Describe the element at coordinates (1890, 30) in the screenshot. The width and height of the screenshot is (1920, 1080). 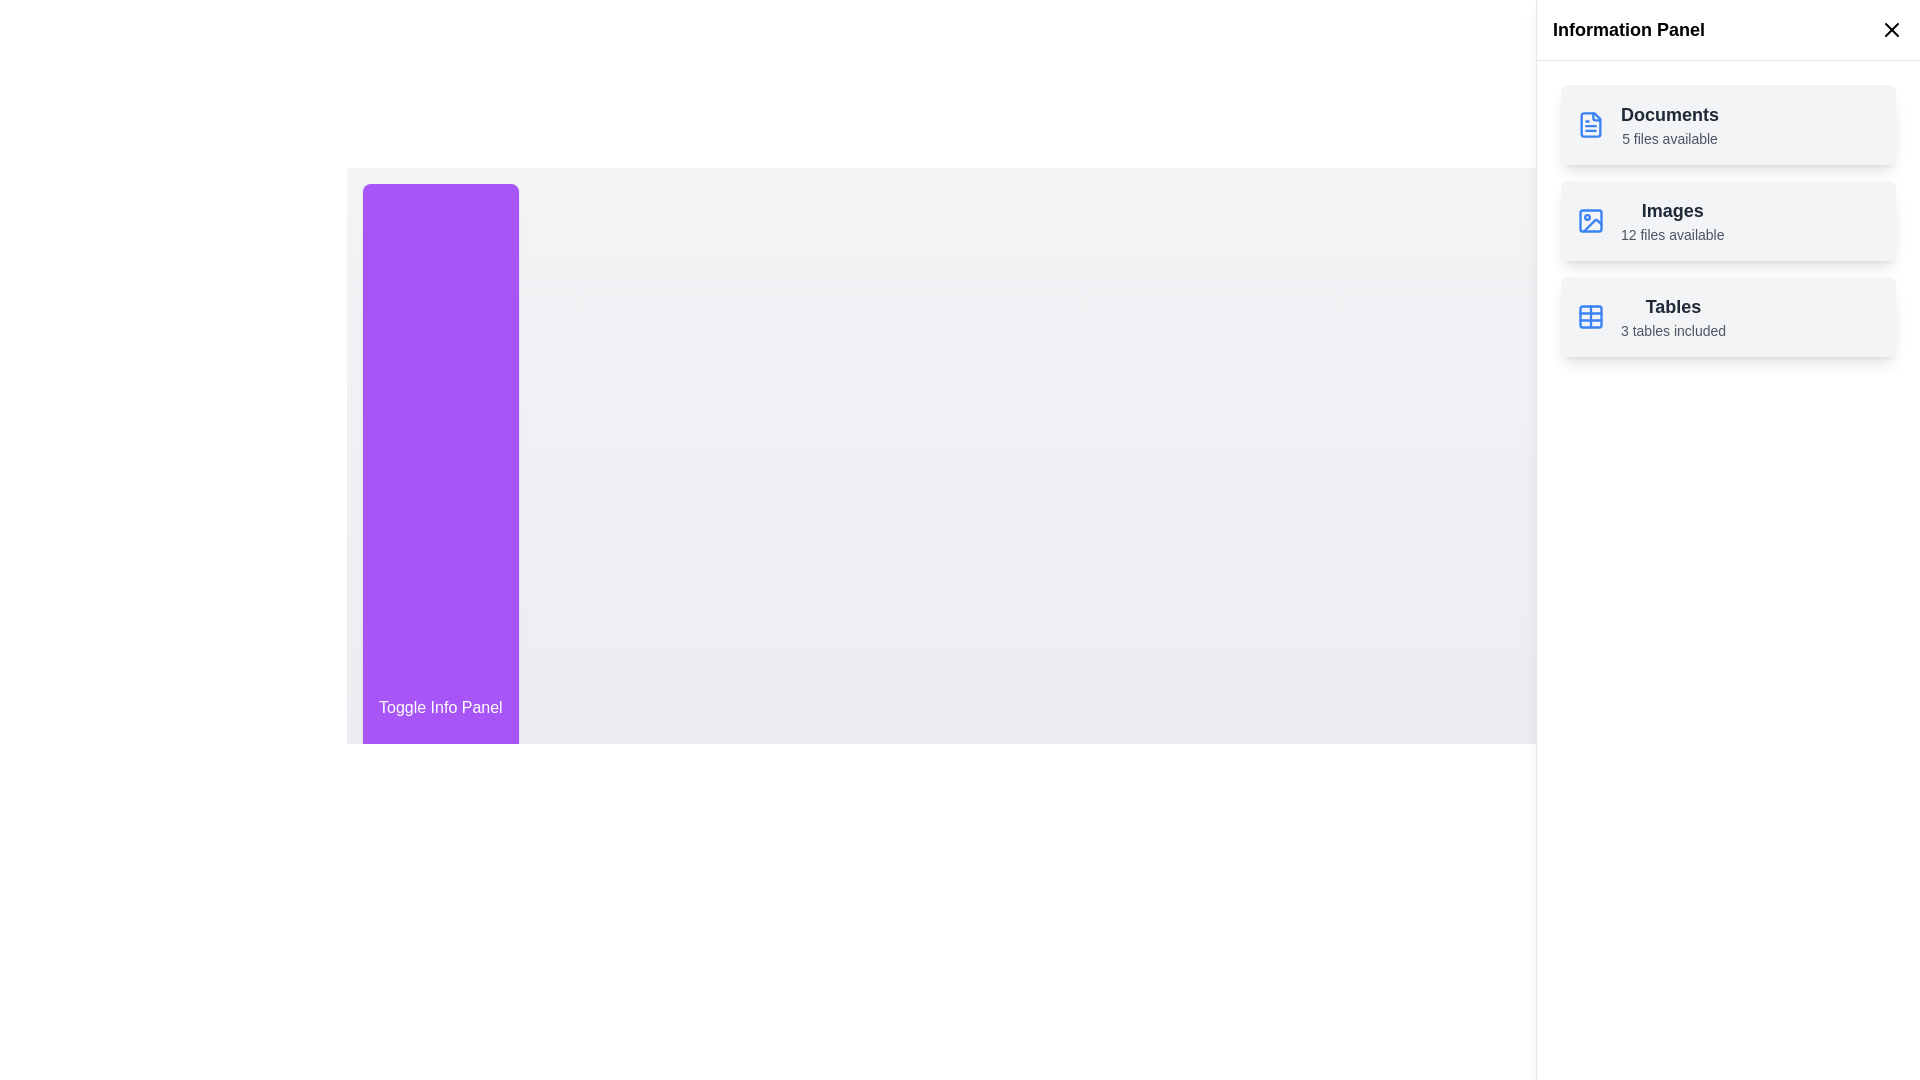
I see `the 'X' button to close the InfoDrawer` at that location.